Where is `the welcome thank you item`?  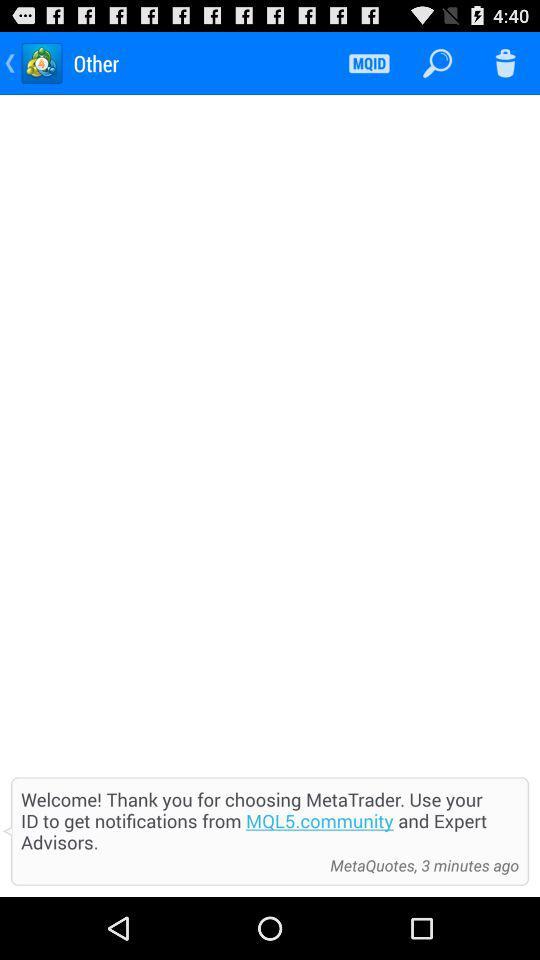 the welcome thank you item is located at coordinates (270, 820).